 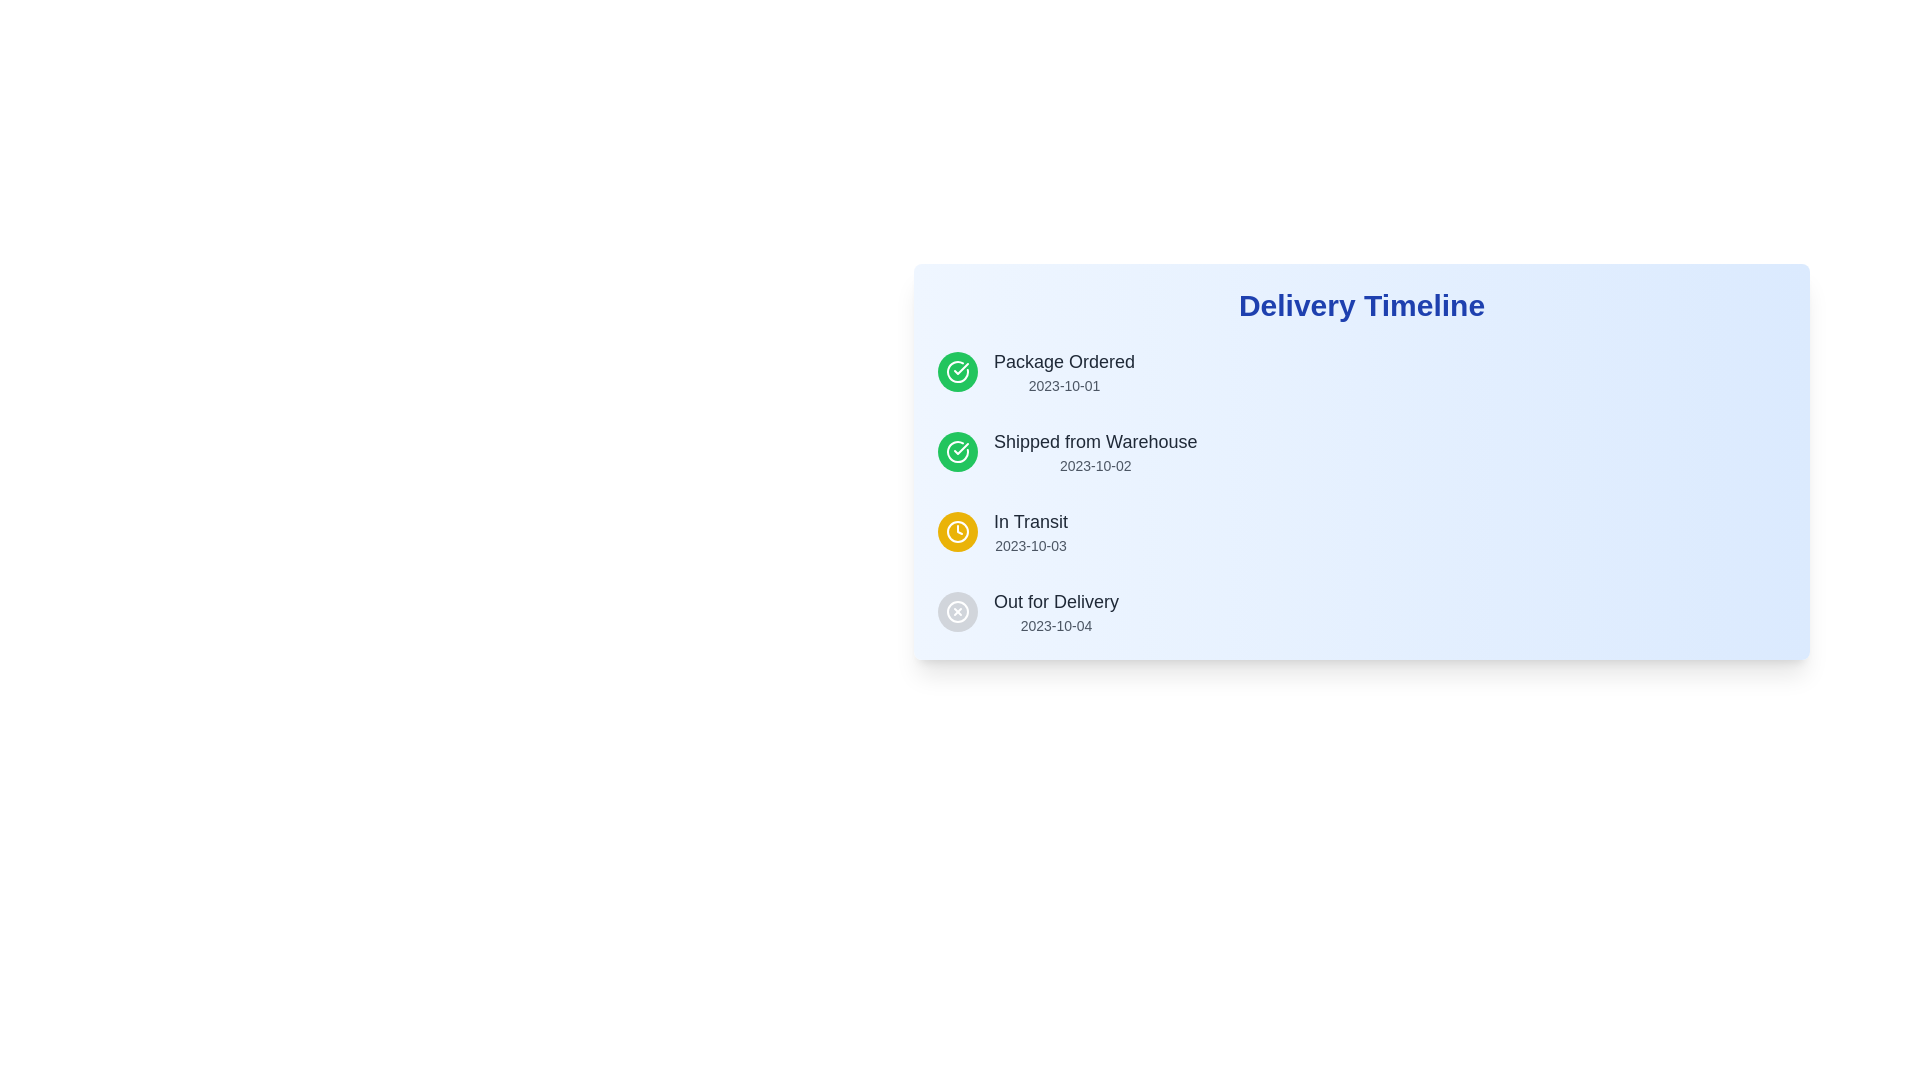 What do you see at coordinates (1031, 546) in the screenshot?
I see `timestamp text label indicating the date associated with the 'In Transit' status for the delivery, located beneath the 'In Transit' text and aligned horizontally within the same section` at bounding box center [1031, 546].